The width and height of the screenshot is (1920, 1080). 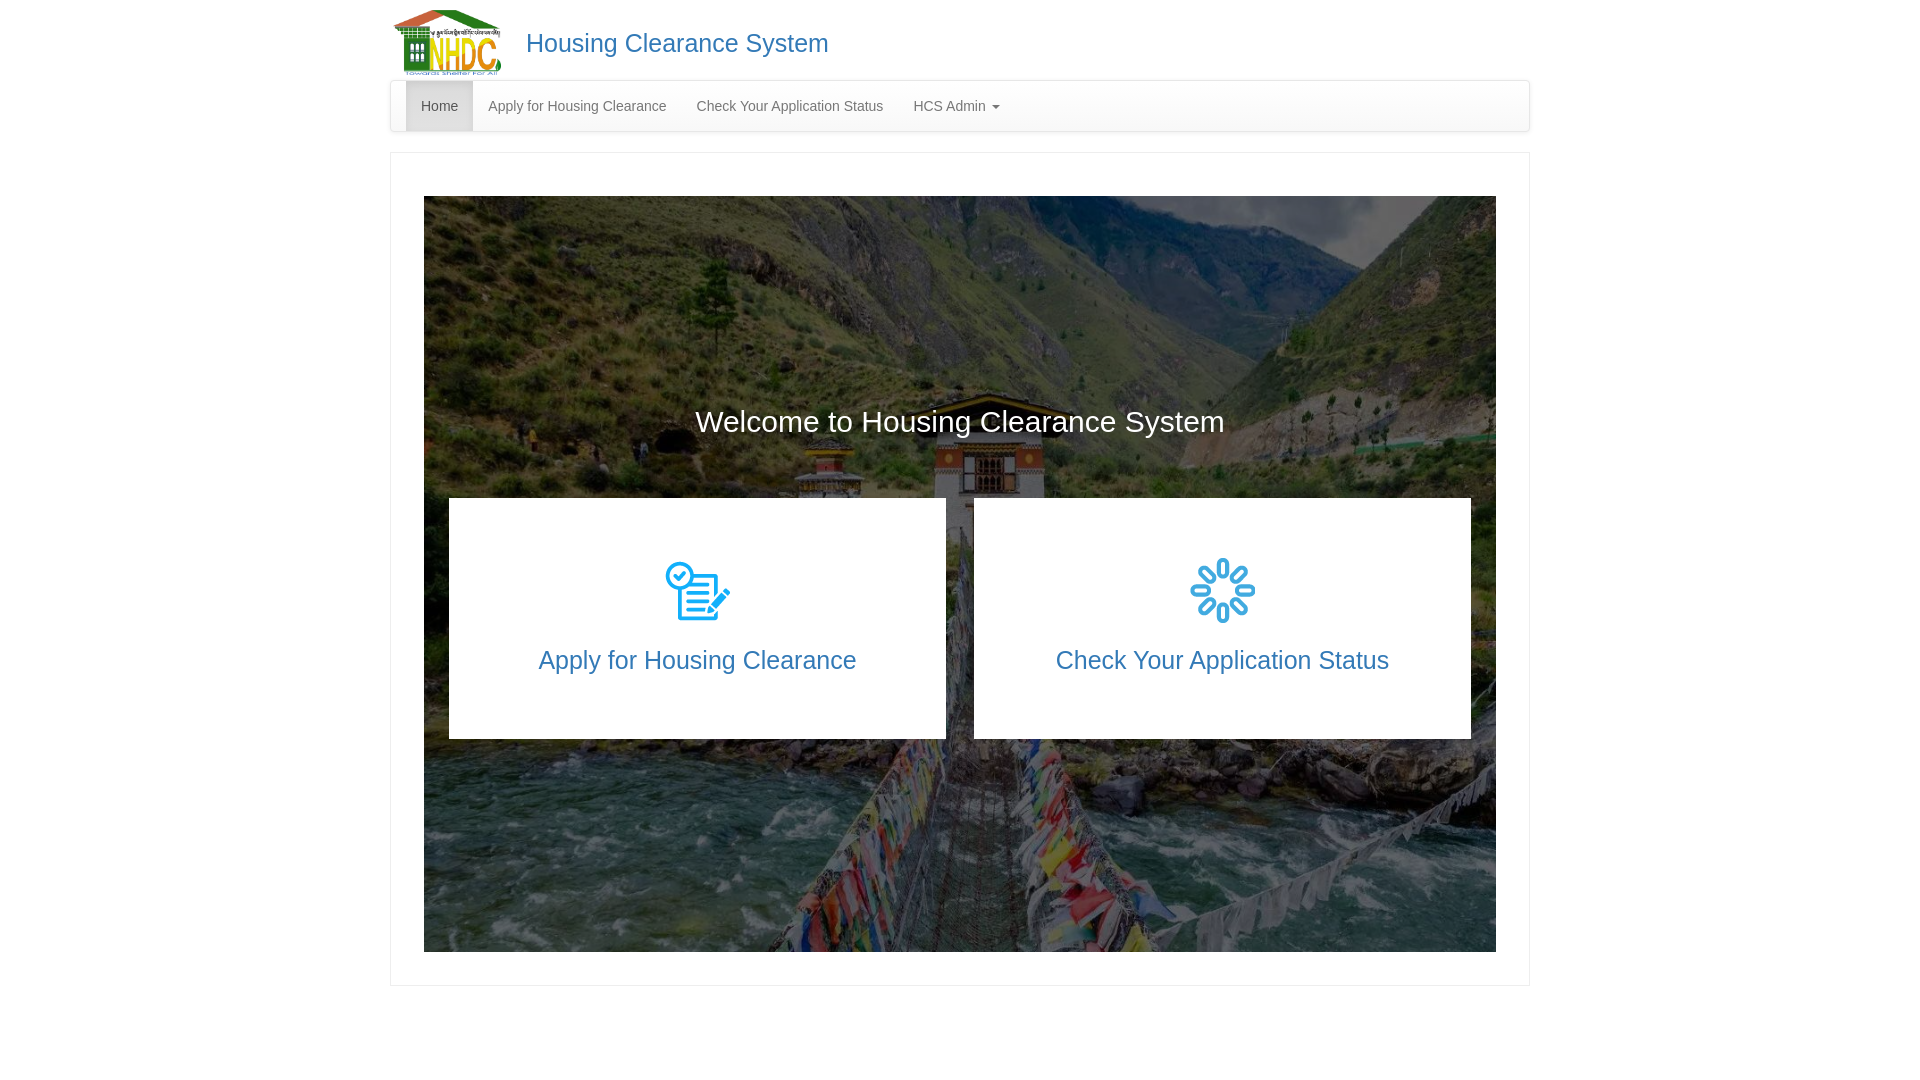 I want to click on 'Check Your Application Status', so click(x=1222, y=659).